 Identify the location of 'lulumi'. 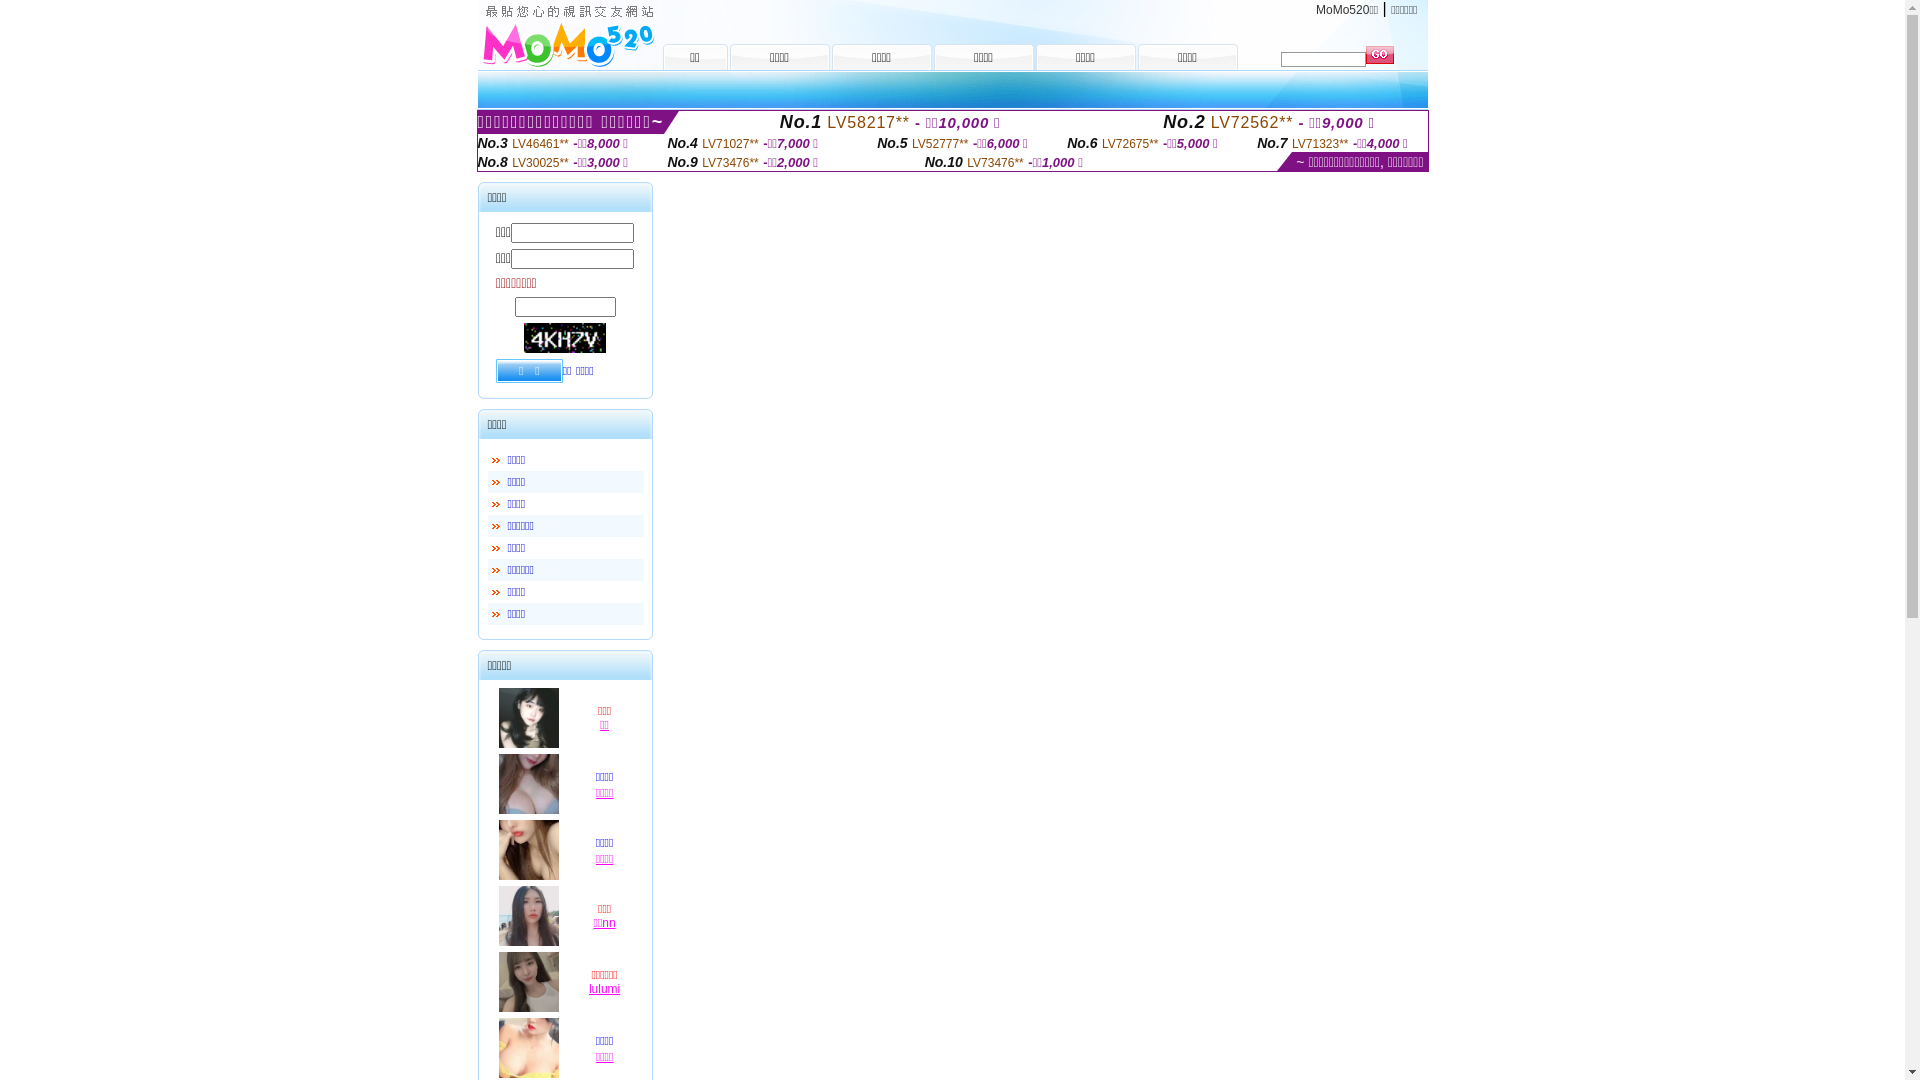
(603, 987).